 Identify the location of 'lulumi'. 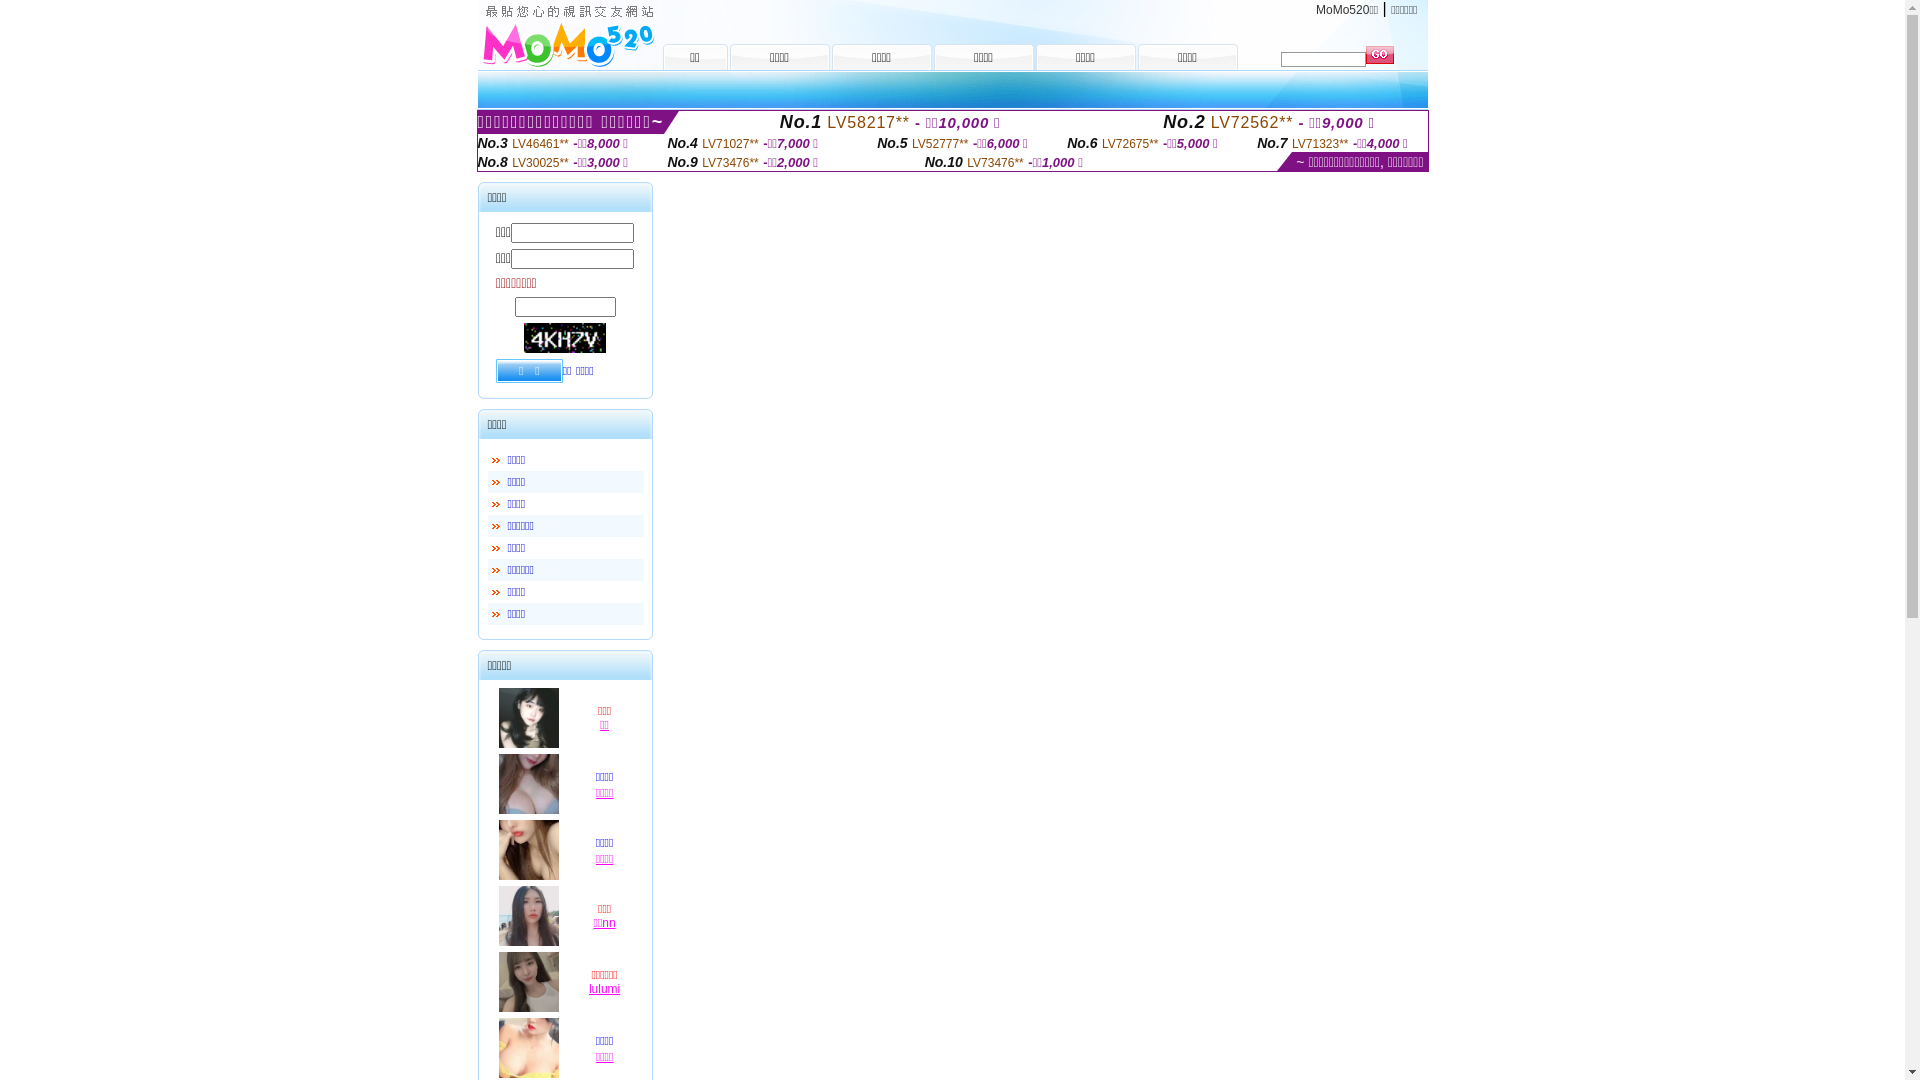
(603, 987).